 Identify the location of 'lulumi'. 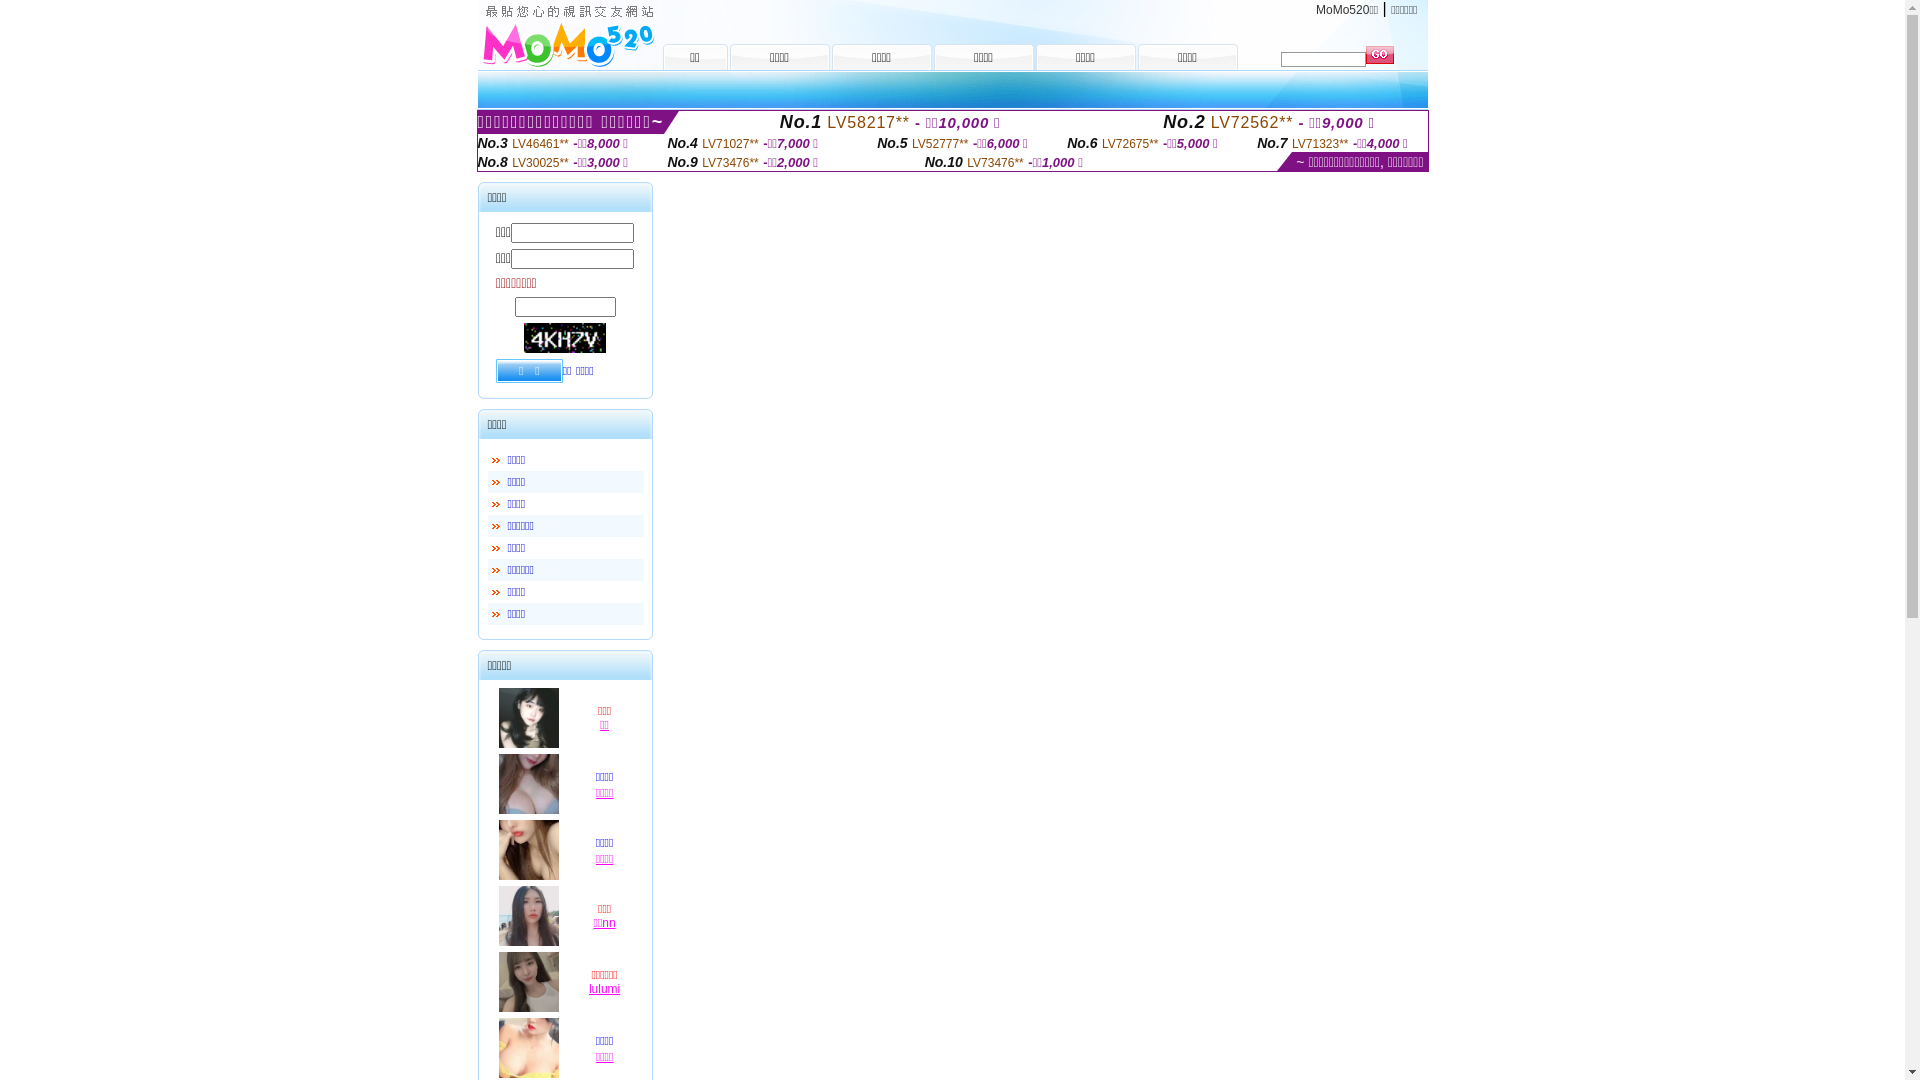
(603, 987).